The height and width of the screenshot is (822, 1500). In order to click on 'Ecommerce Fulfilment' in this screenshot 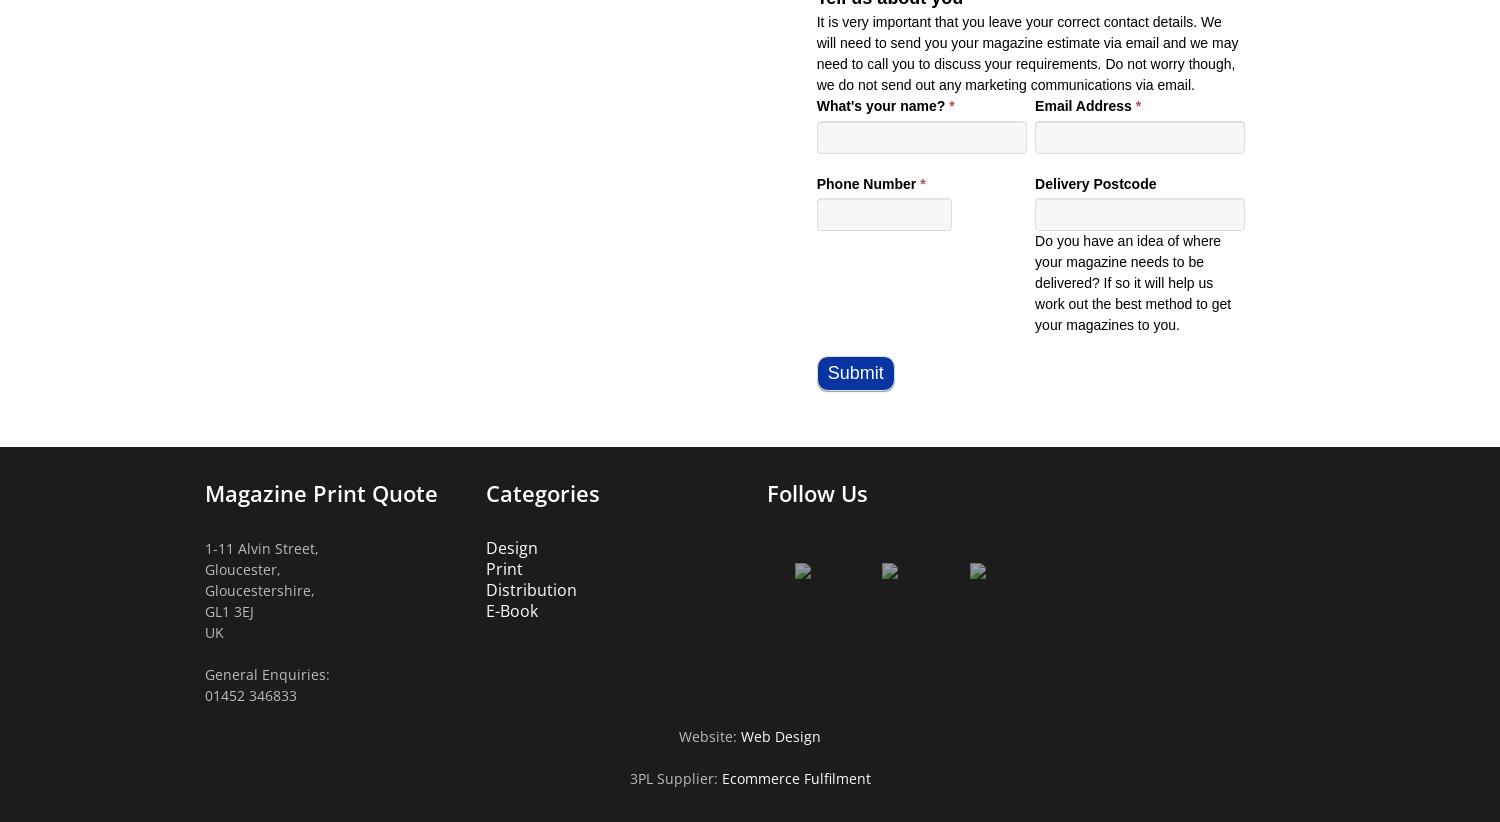, I will do `click(795, 777)`.